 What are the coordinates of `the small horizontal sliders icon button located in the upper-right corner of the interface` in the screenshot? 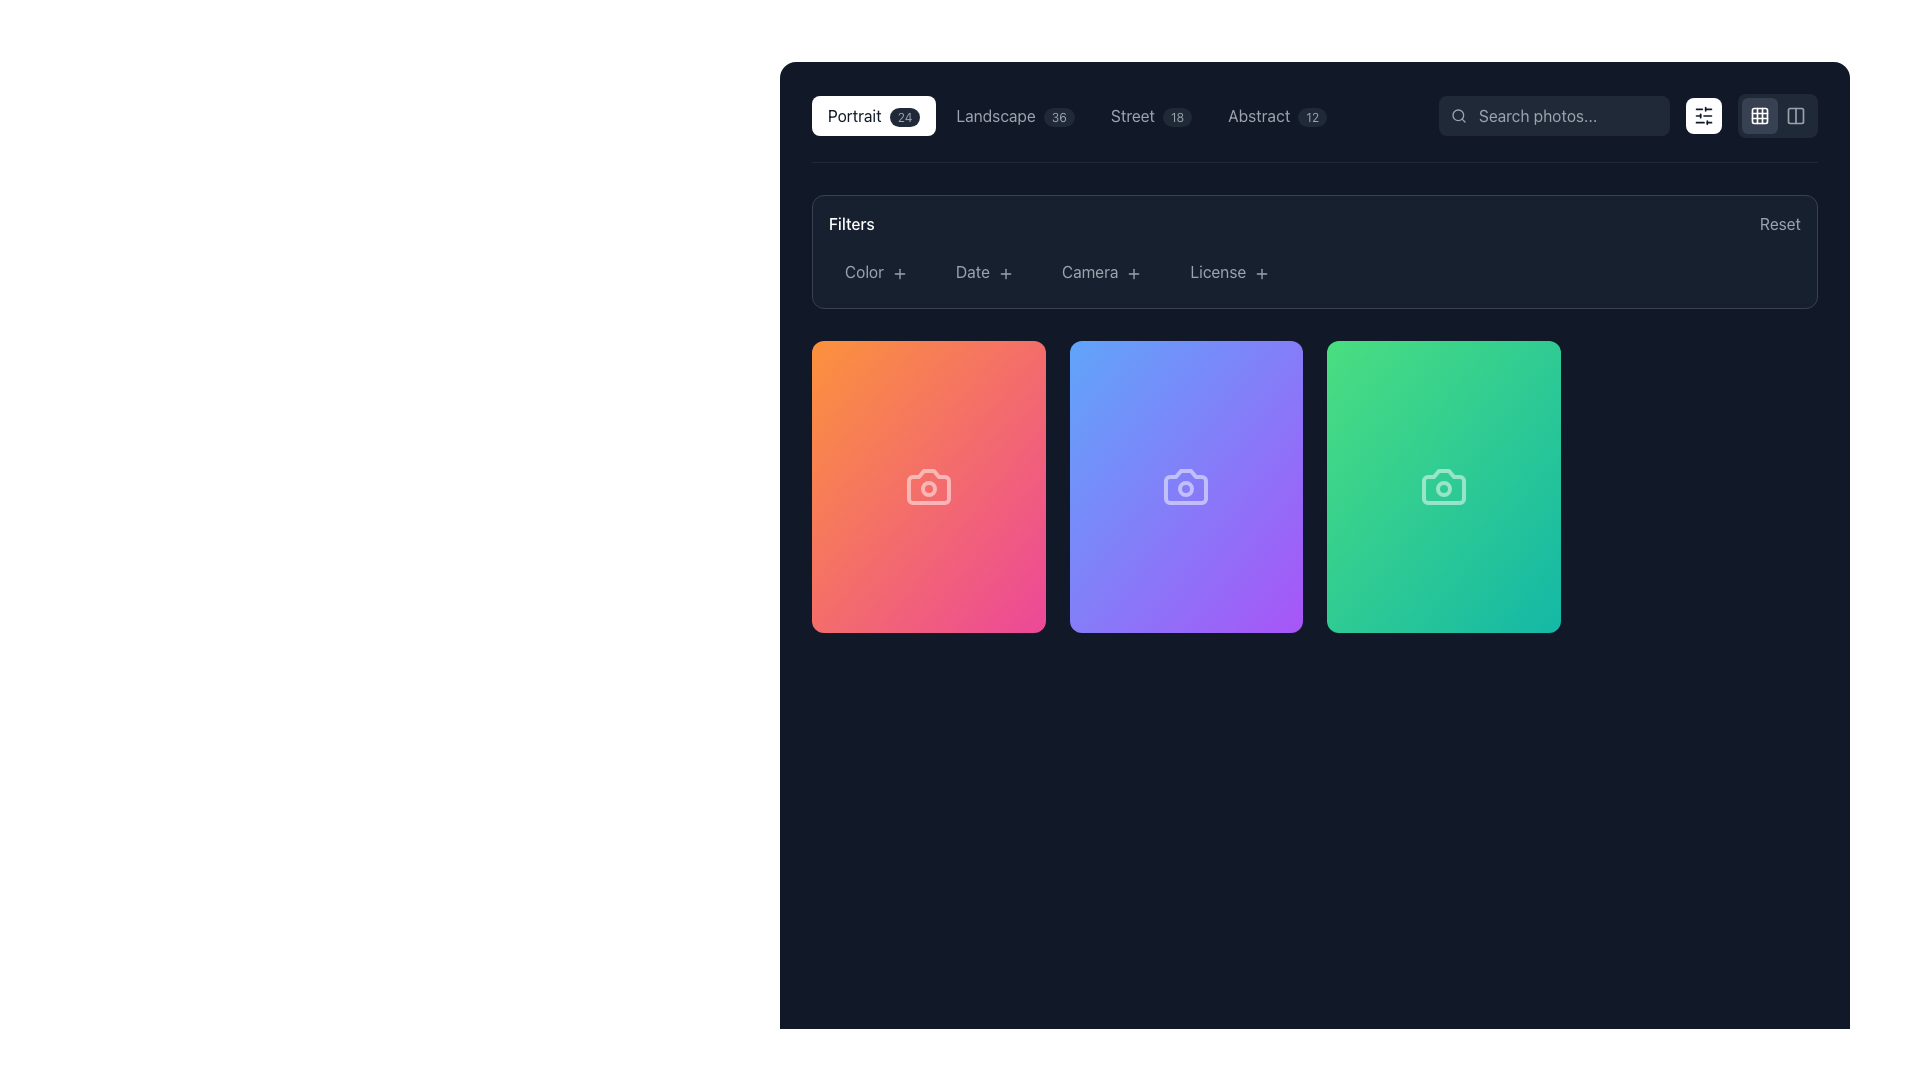 It's located at (1703, 115).